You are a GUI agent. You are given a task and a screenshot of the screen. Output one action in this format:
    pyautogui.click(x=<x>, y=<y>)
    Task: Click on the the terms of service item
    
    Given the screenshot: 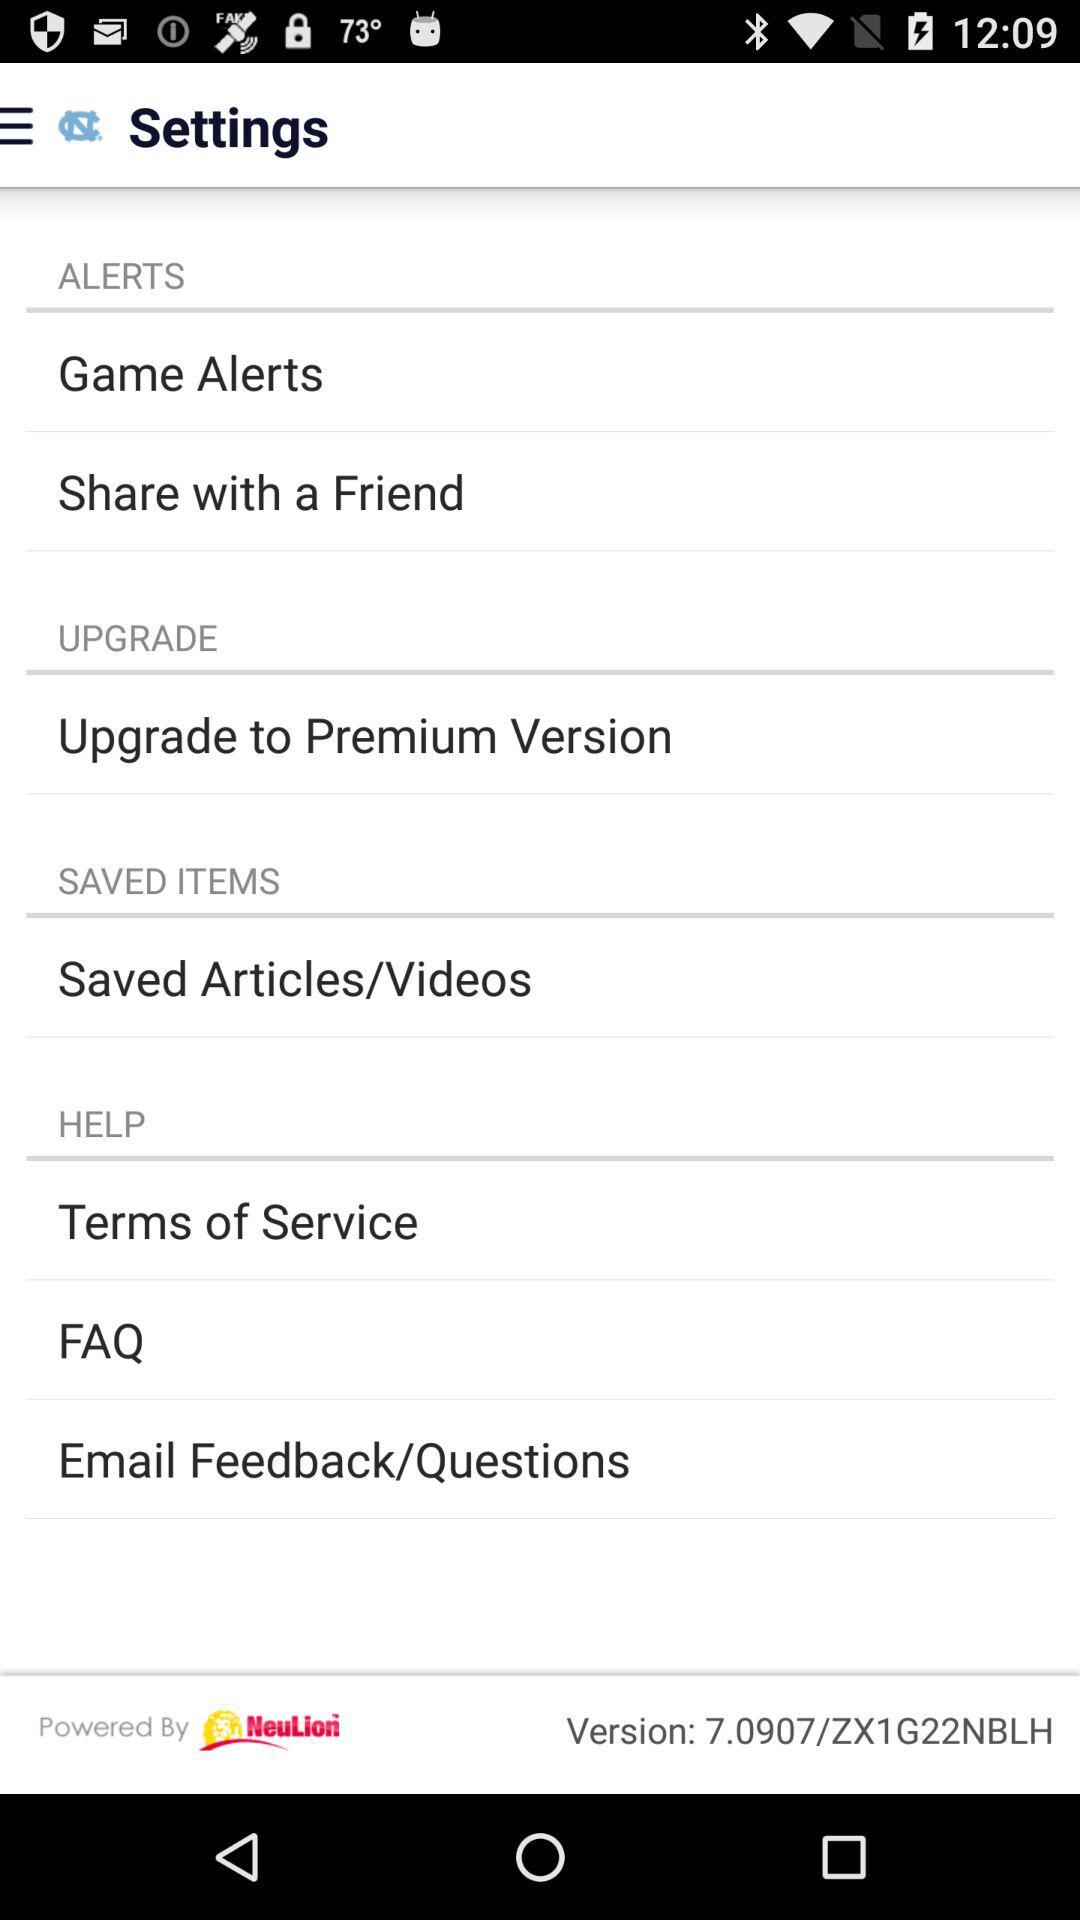 What is the action you would take?
    pyautogui.click(x=540, y=1219)
    